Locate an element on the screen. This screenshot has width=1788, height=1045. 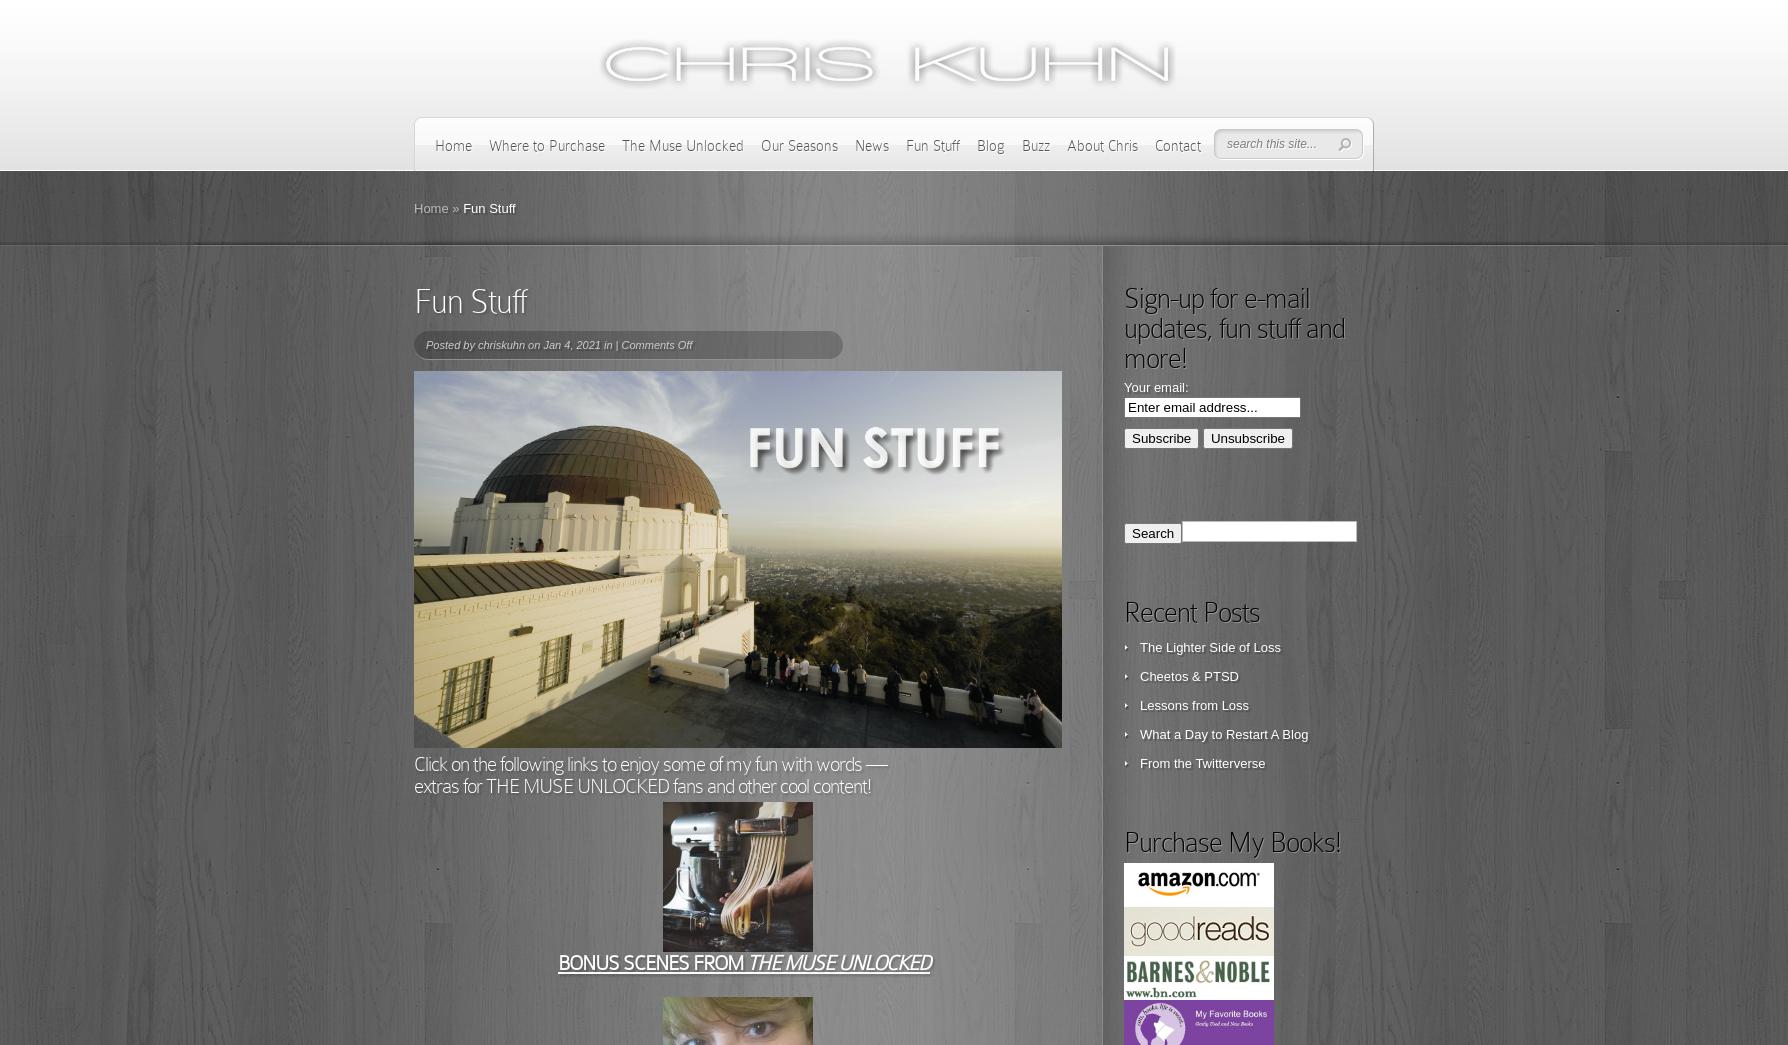
'About Chris' is located at coordinates (1102, 144).